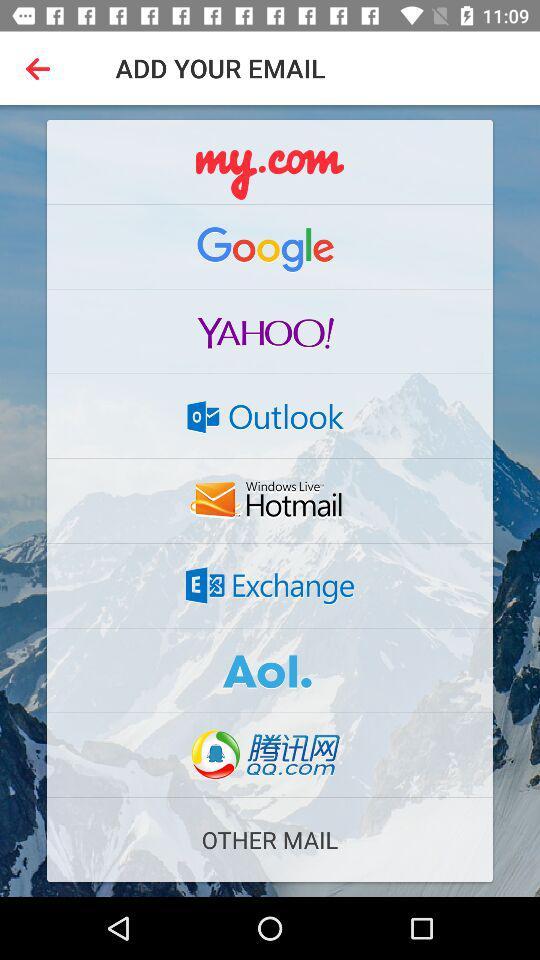  What do you see at coordinates (270, 754) in the screenshot?
I see `icon above the other mail` at bounding box center [270, 754].